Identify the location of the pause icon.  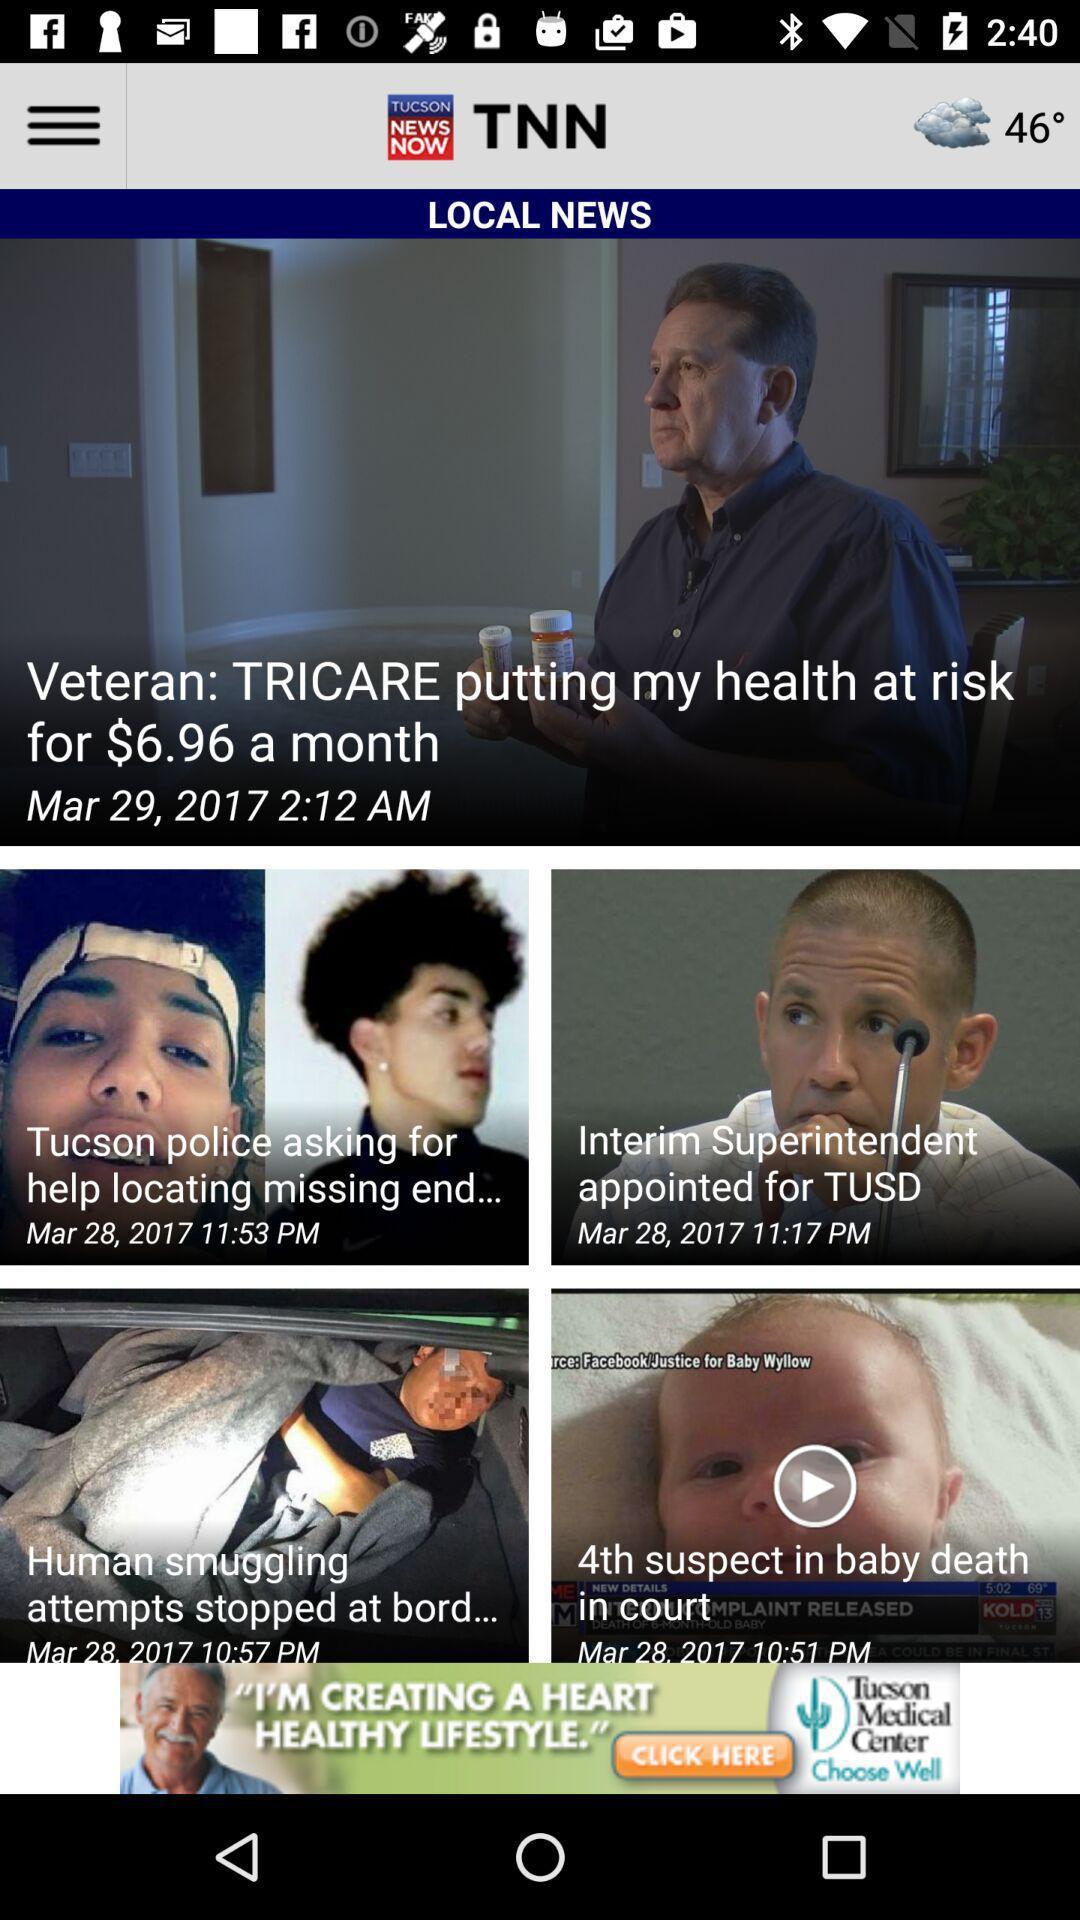
(470, 124).